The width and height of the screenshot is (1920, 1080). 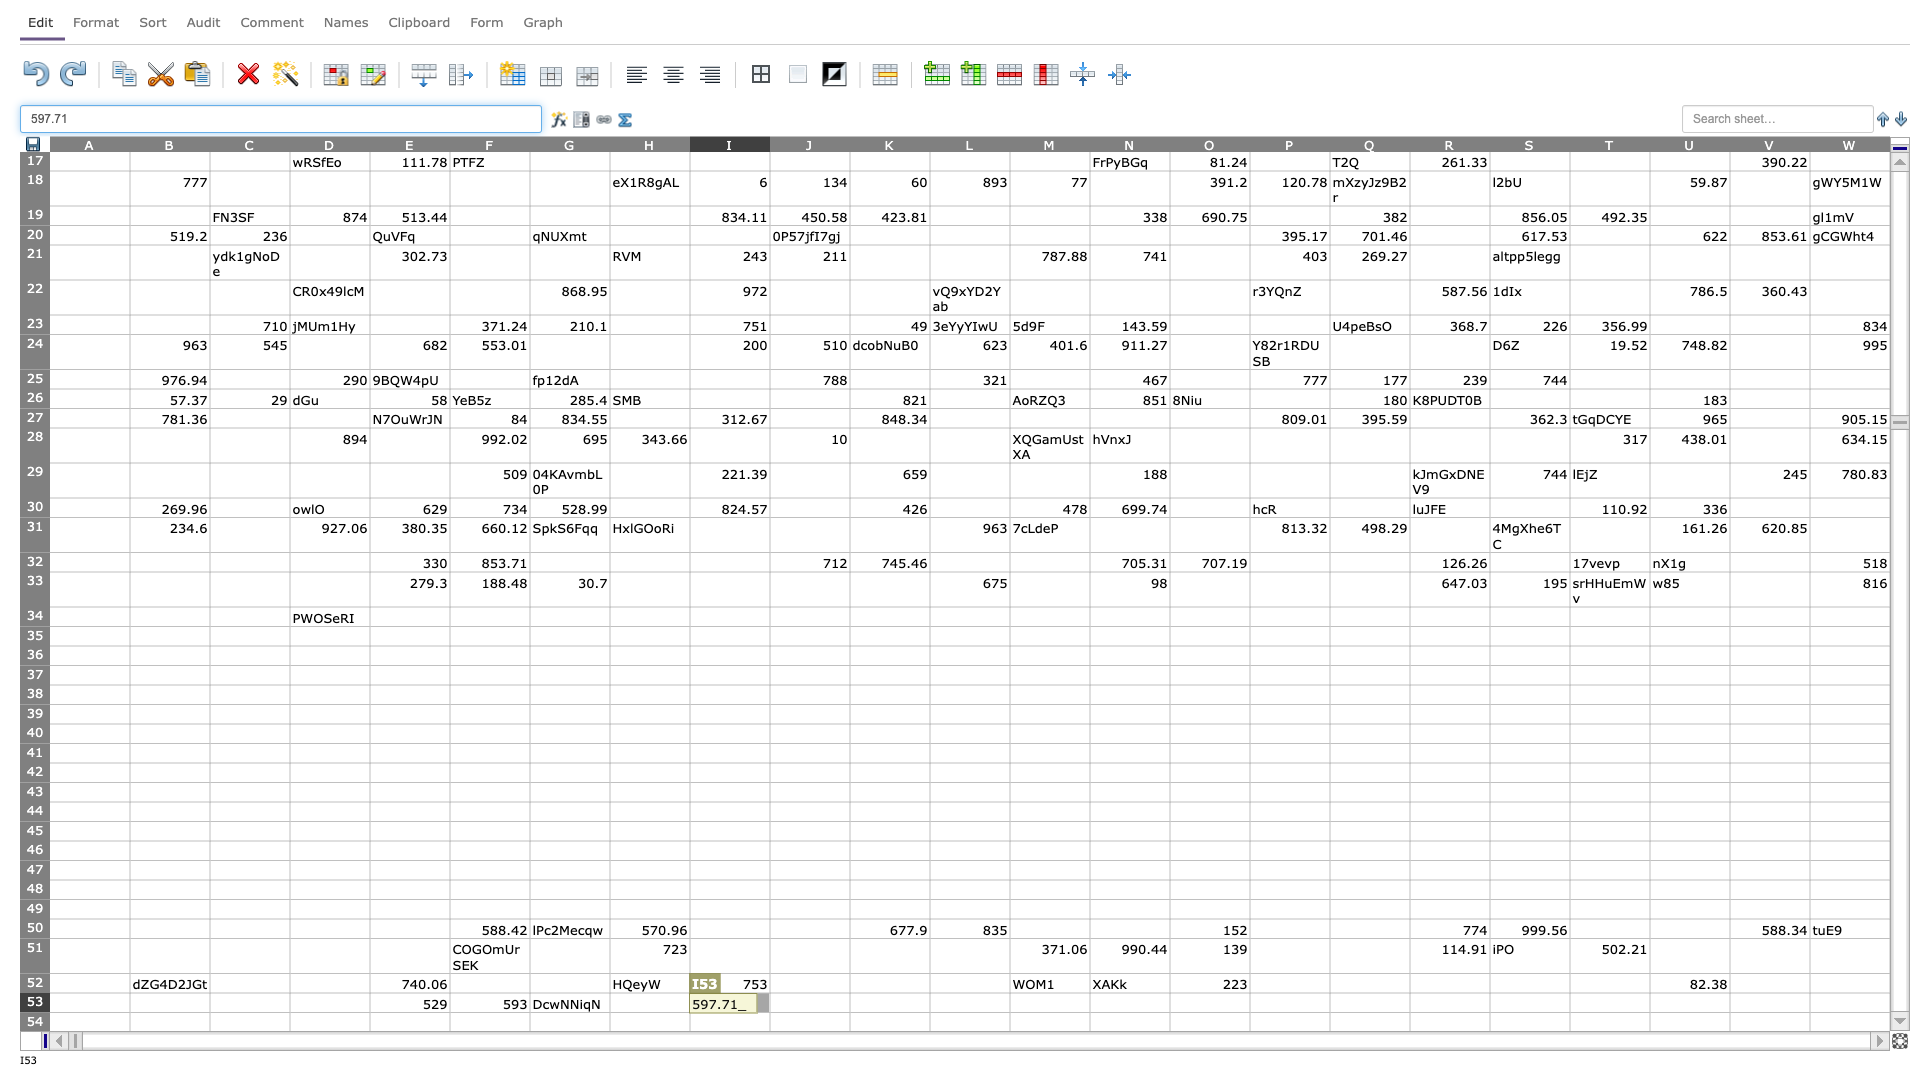 What do you see at coordinates (1009, 992) in the screenshot?
I see `Place cursor on top left corner of M53` at bounding box center [1009, 992].